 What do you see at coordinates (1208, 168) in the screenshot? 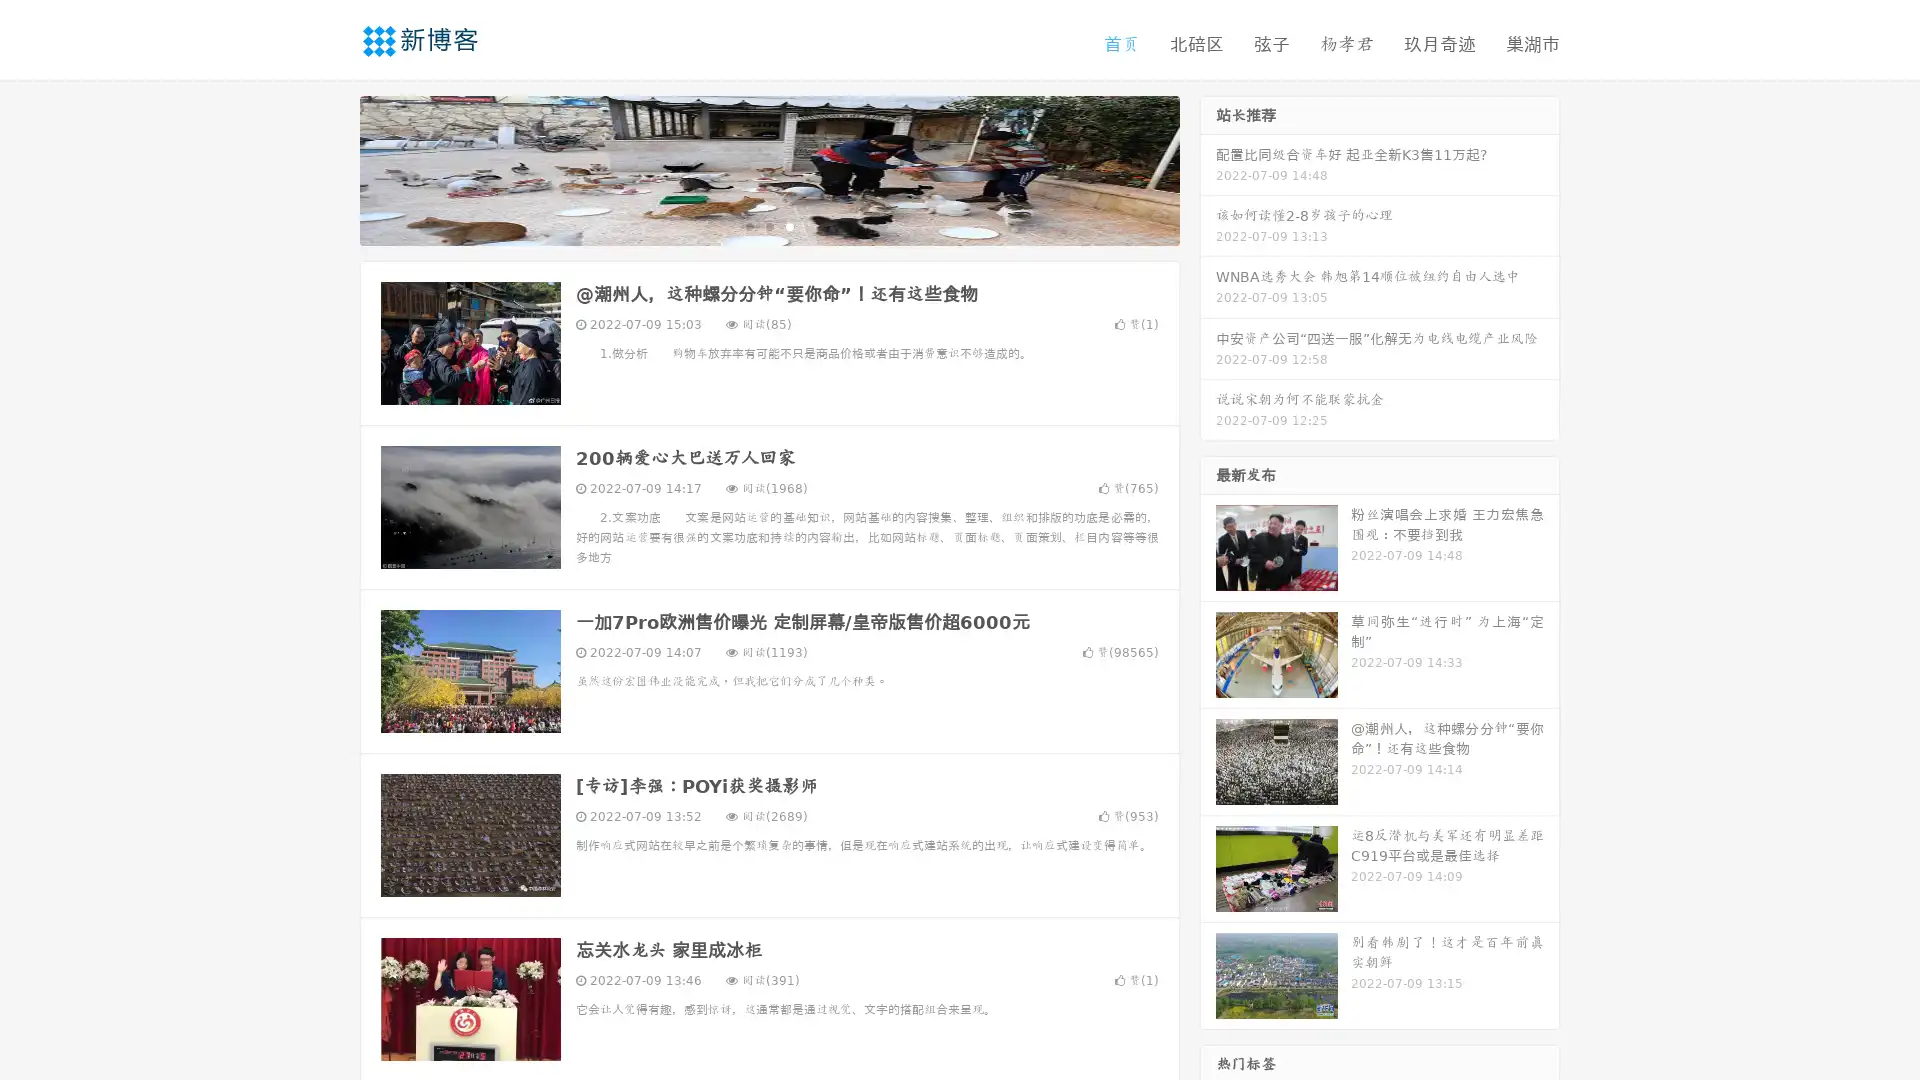
I see `Next slide` at bounding box center [1208, 168].